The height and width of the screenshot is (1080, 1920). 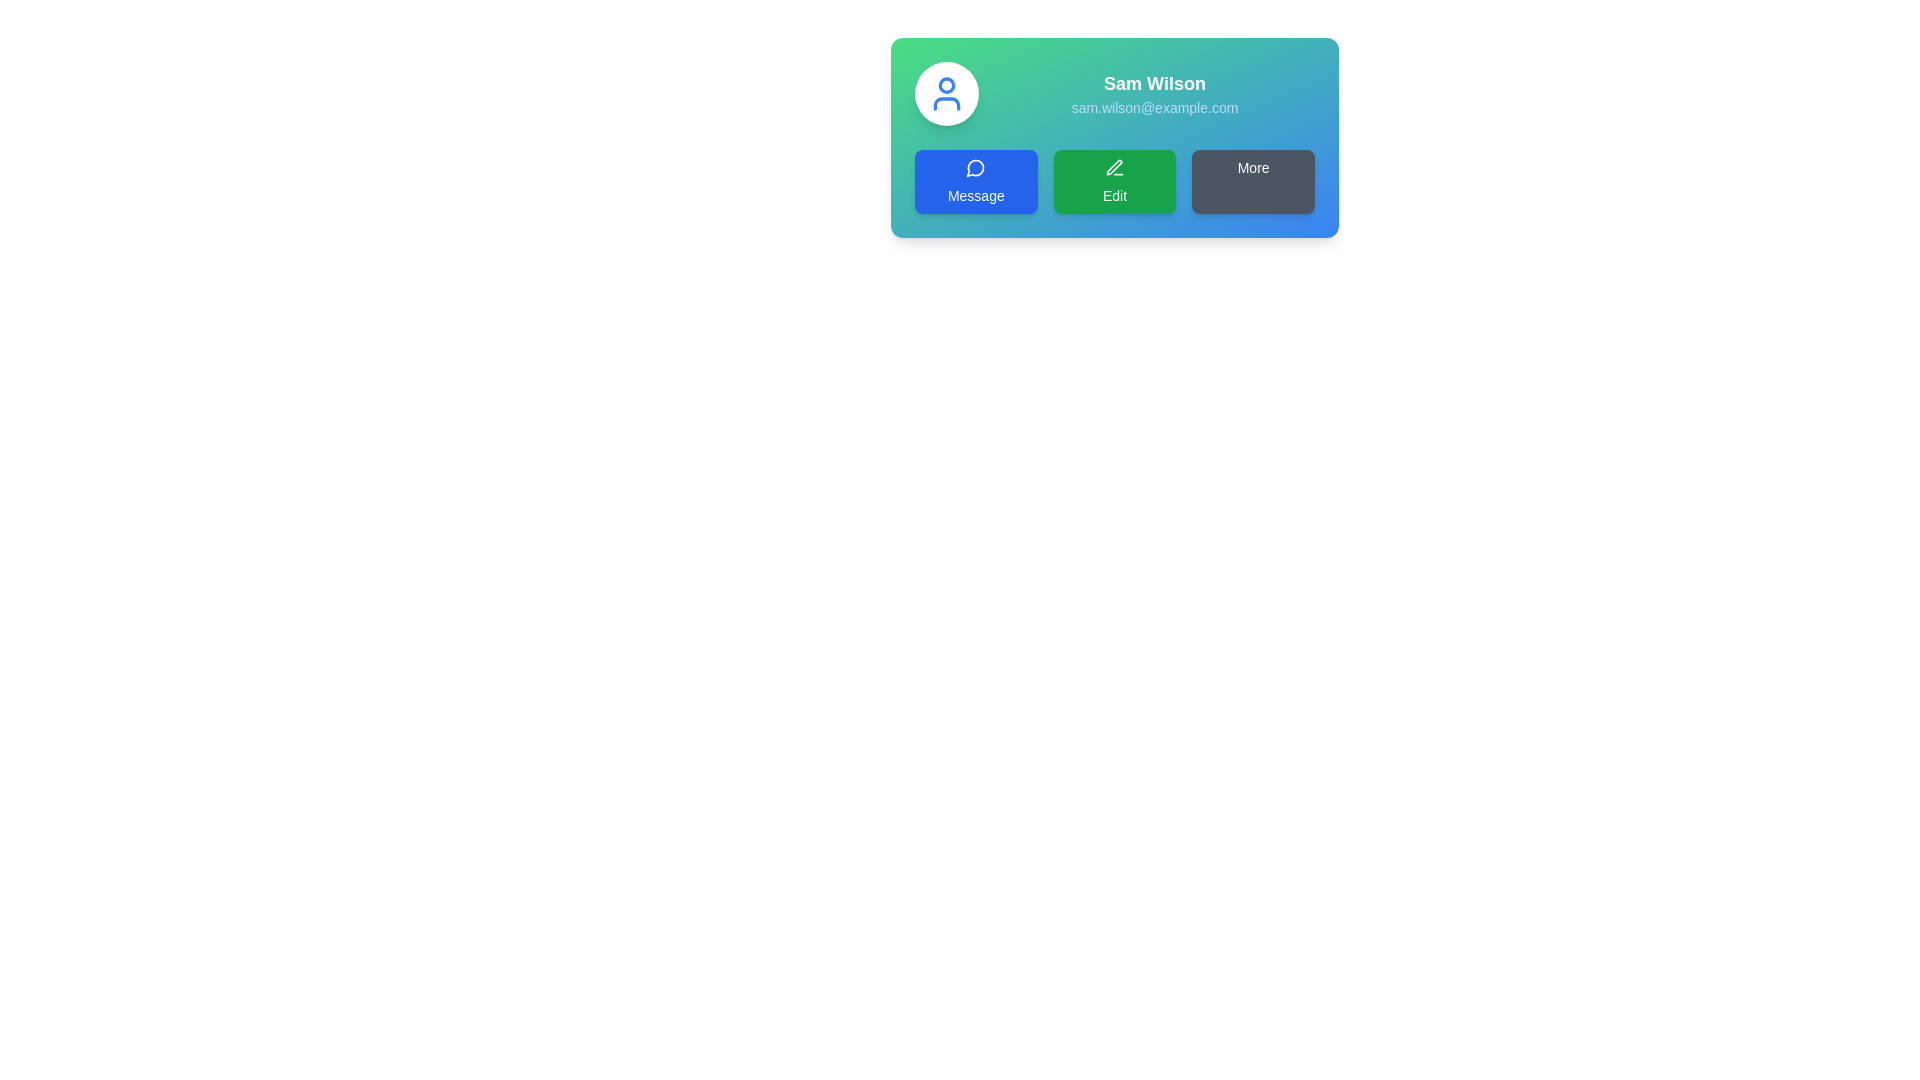 I want to click on the third button in the horizontal group of buttons below the user's name and email, so click(x=1252, y=181).